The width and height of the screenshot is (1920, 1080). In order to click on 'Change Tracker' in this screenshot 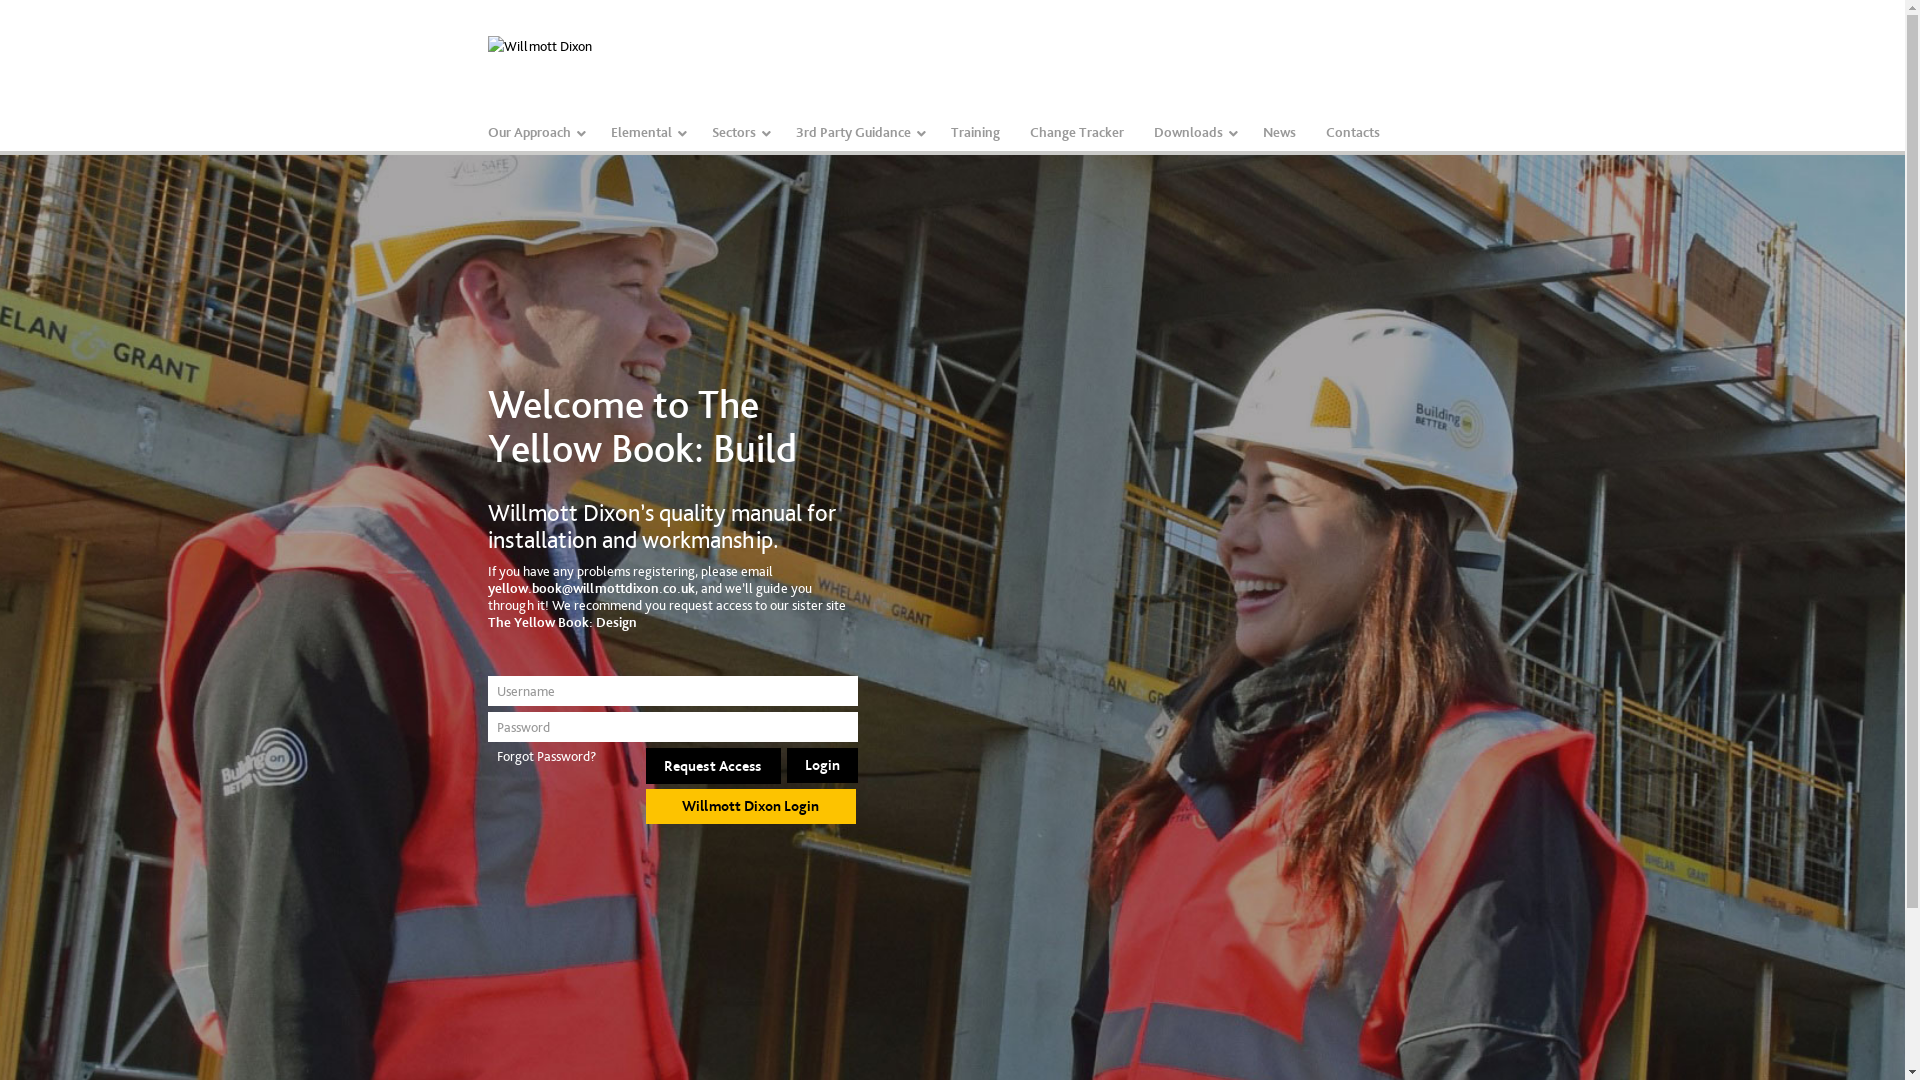, I will do `click(1074, 132)`.